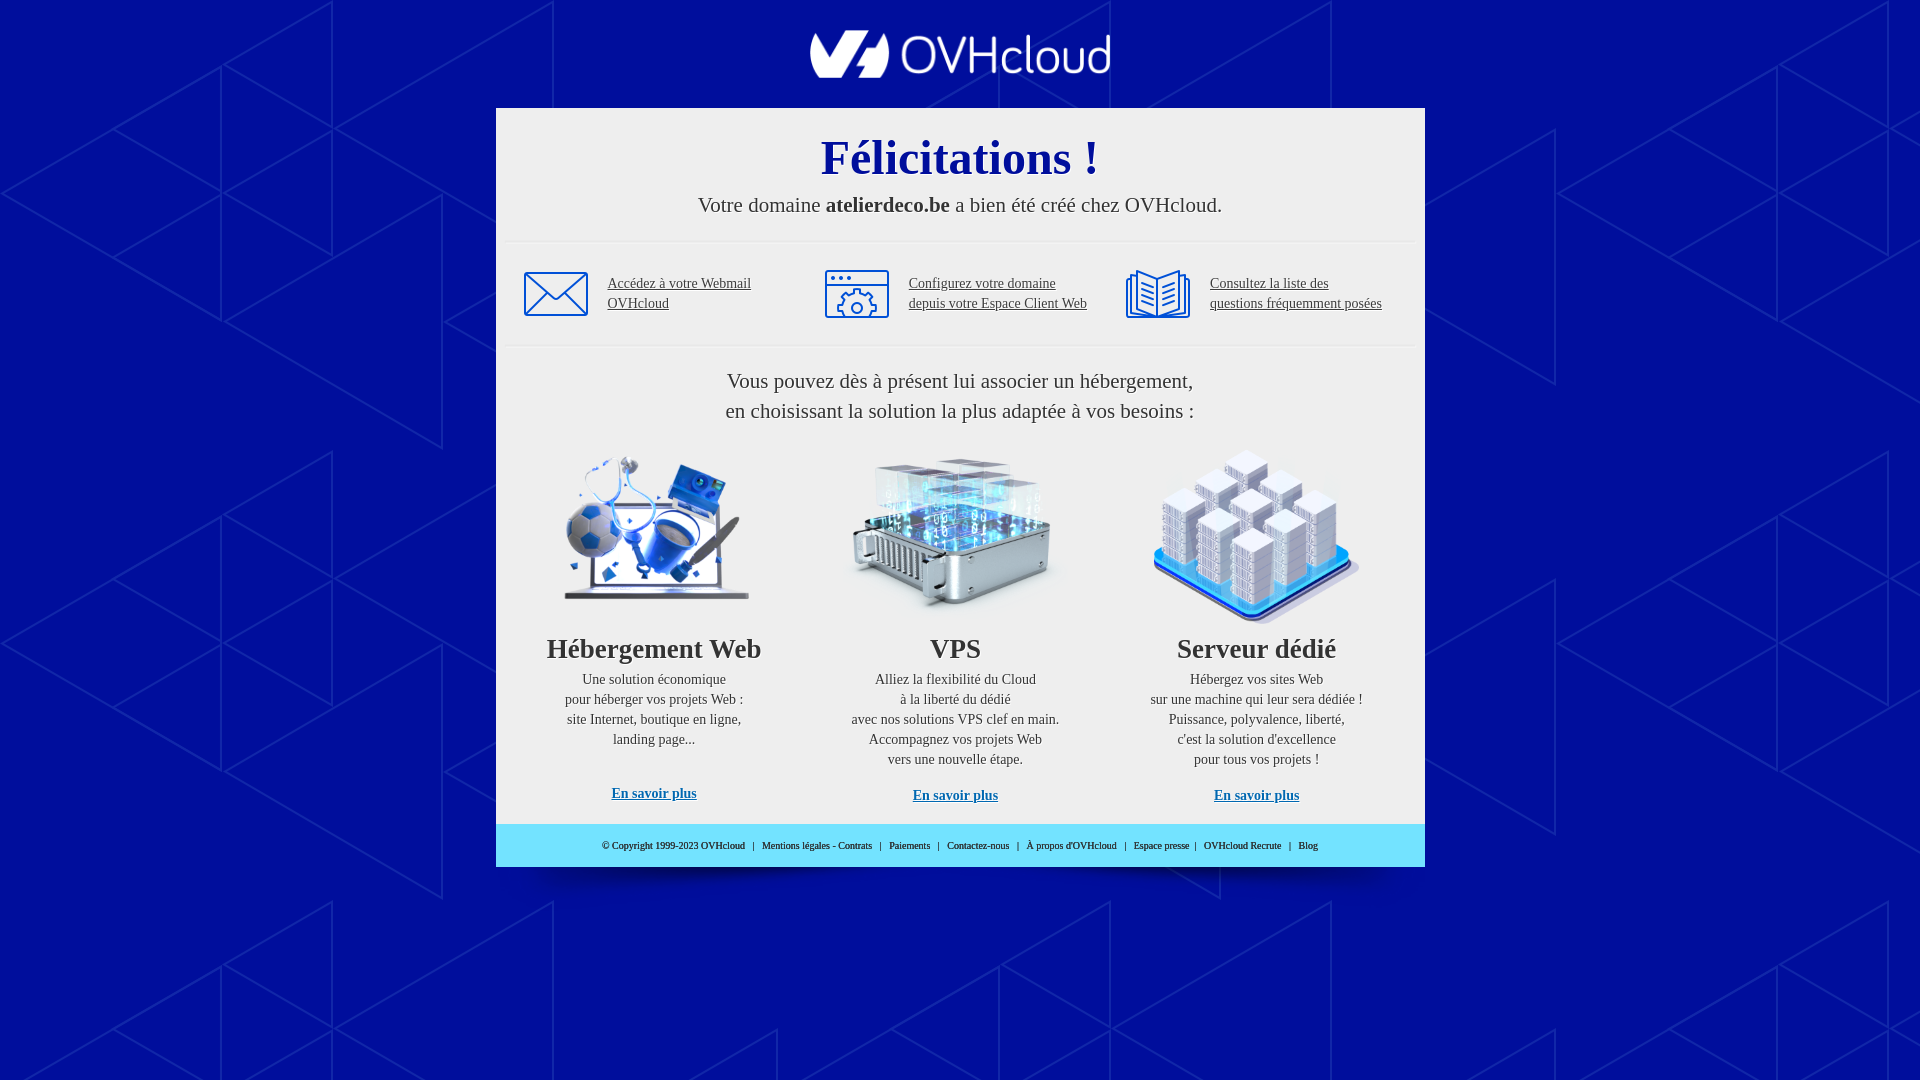 The height and width of the screenshot is (1080, 1920). Describe the element at coordinates (954, 794) in the screenshot. I see `'En savoir plus'` at that location.